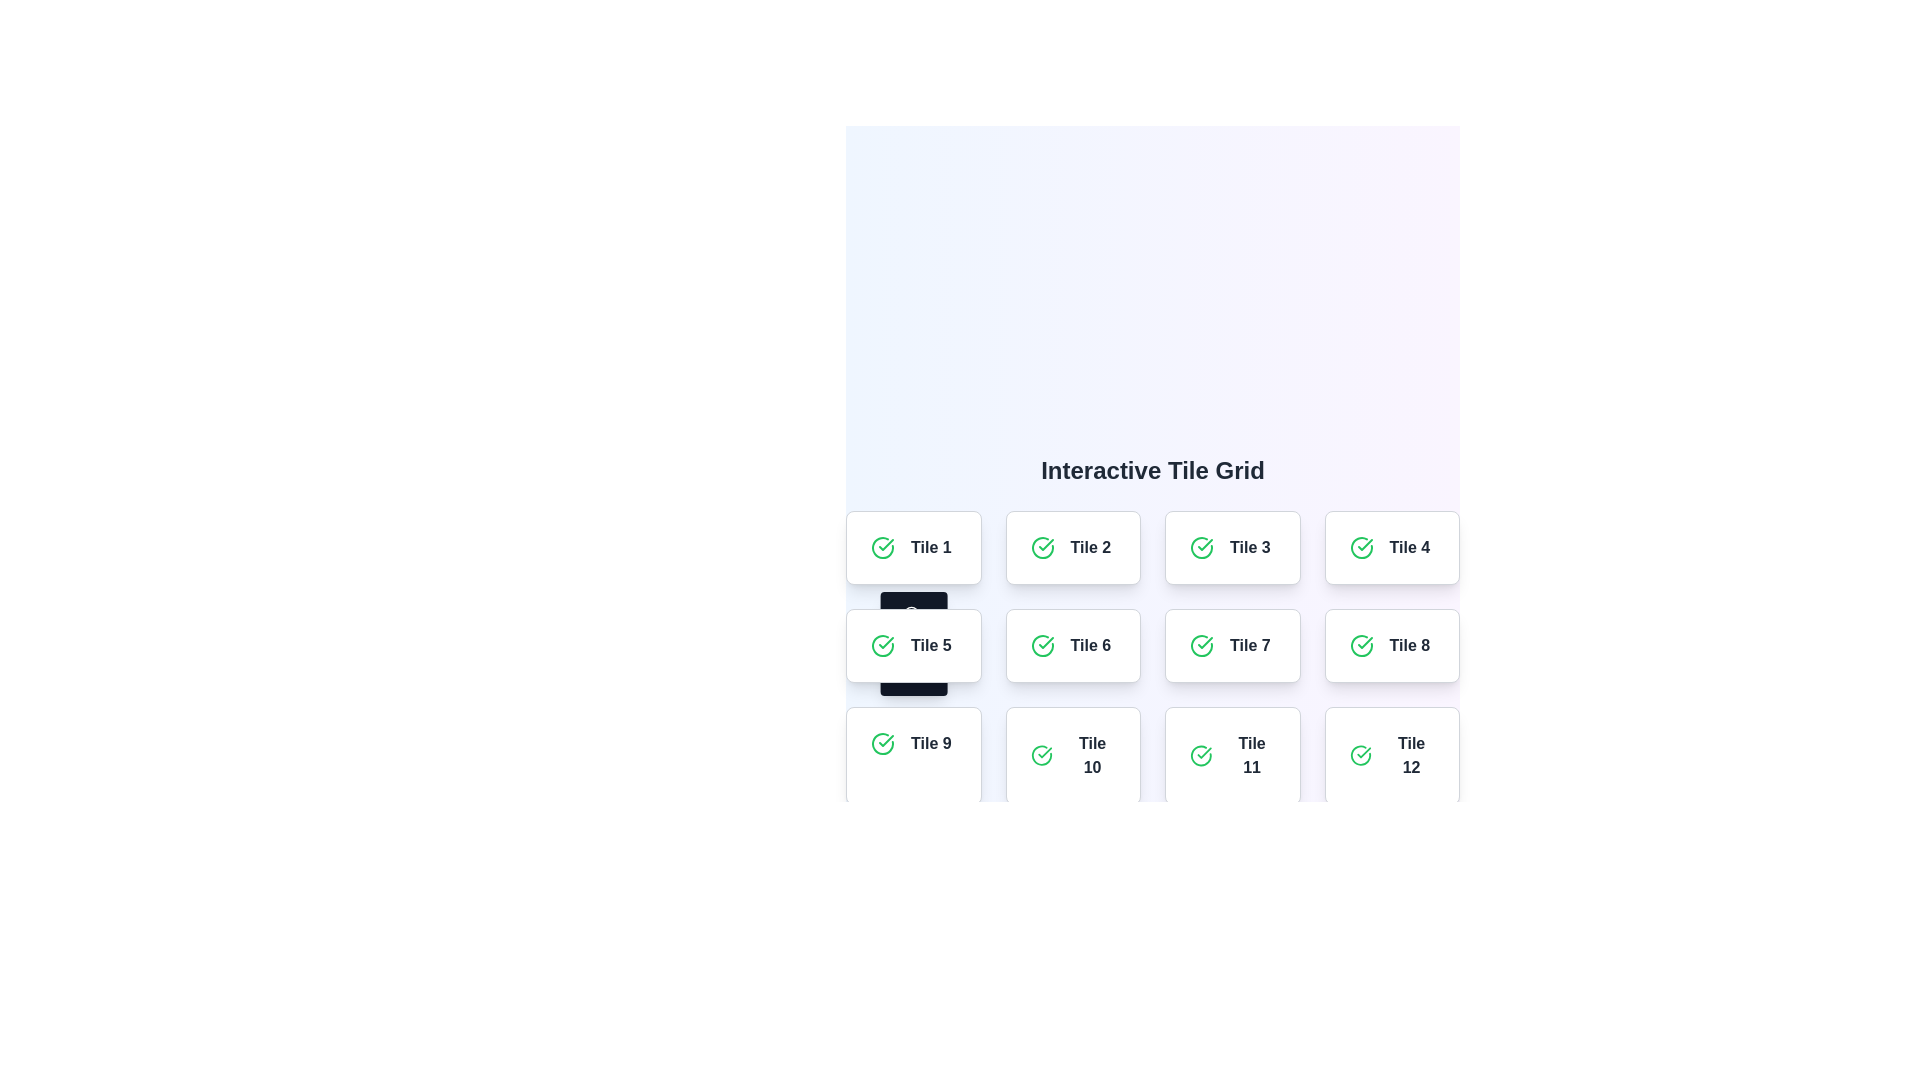 This screenshot has height=1080, width=1920. Describe the element at coordinates (1231, 645) in the screenshot. I see `the tile UI component located in the second row and third column of the grid` at that location.